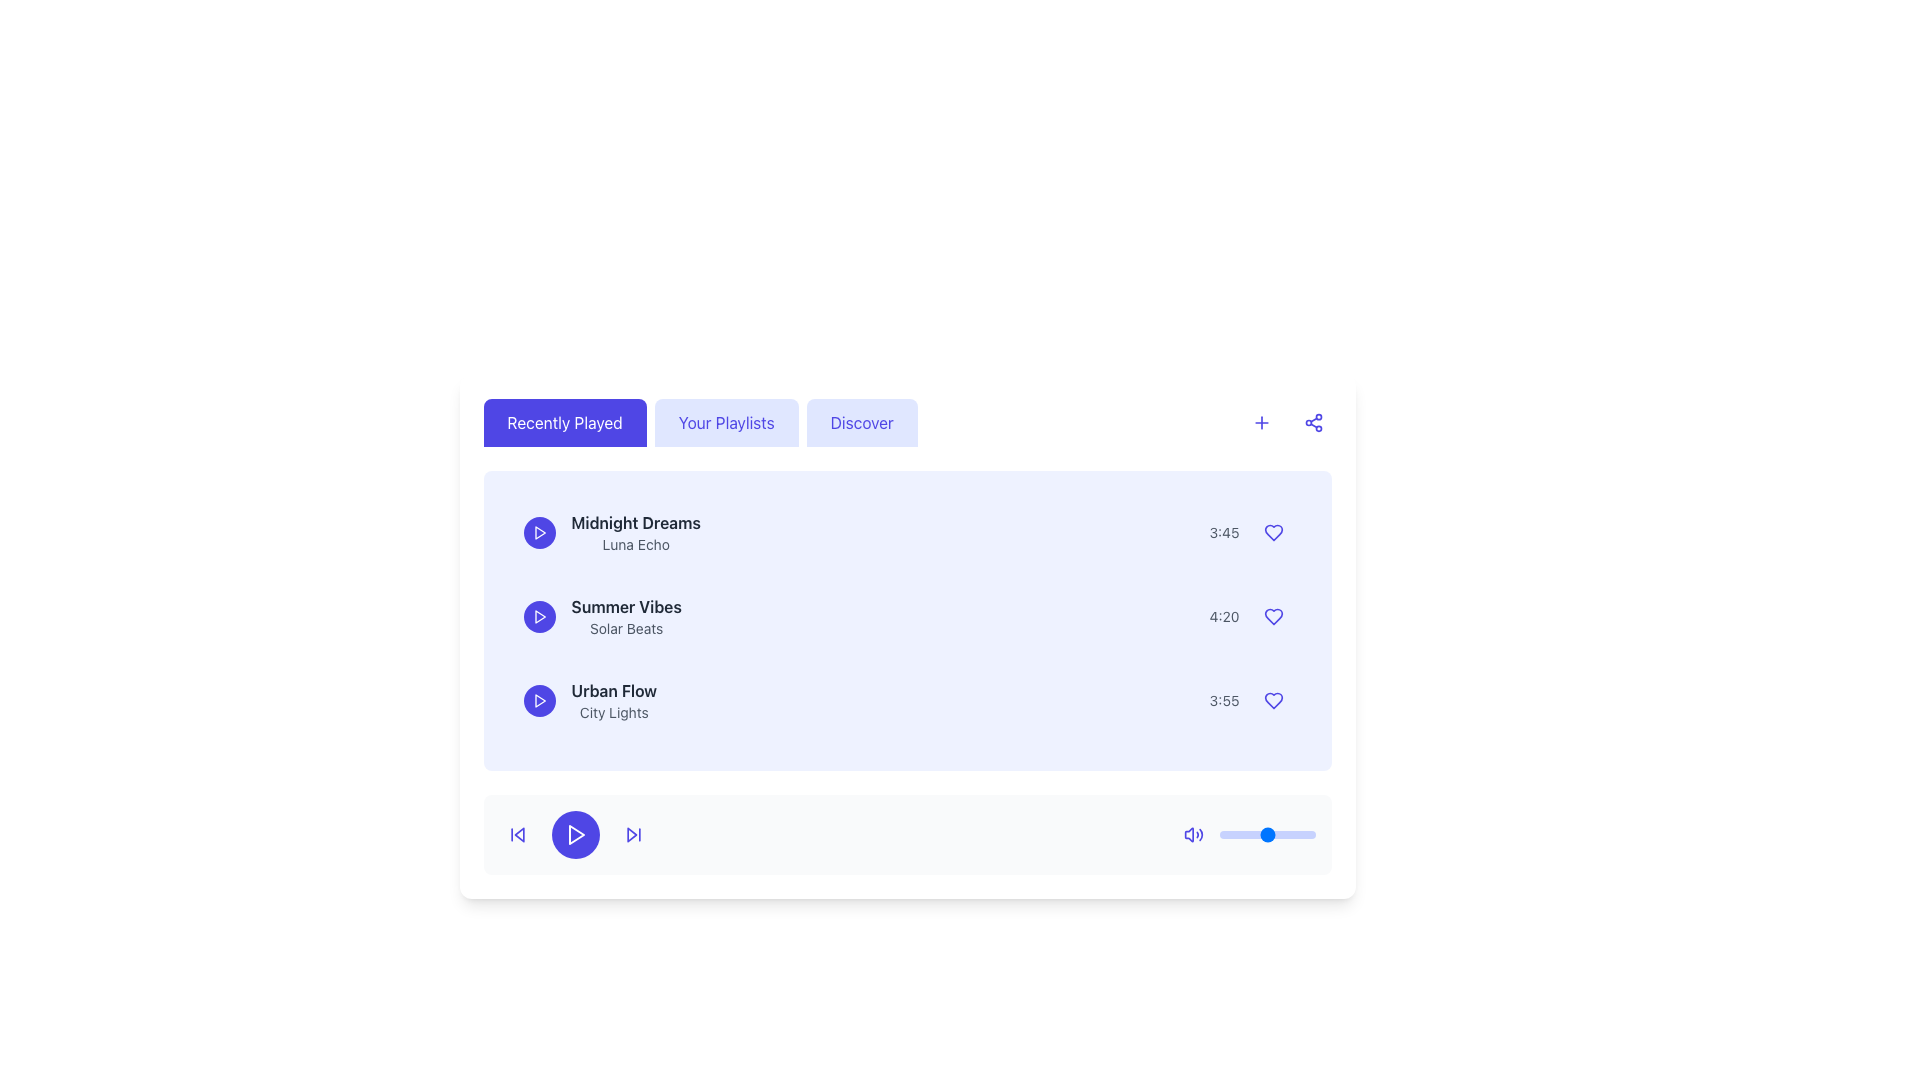 The image size is (1920, 1080). Describe the element at coordinates (725, 422) in the screenshot. I see `the 'Your Playlists' button, which is a rectangular tab with light indigo background and darker indigo text, to trigger its hover state` at that location.